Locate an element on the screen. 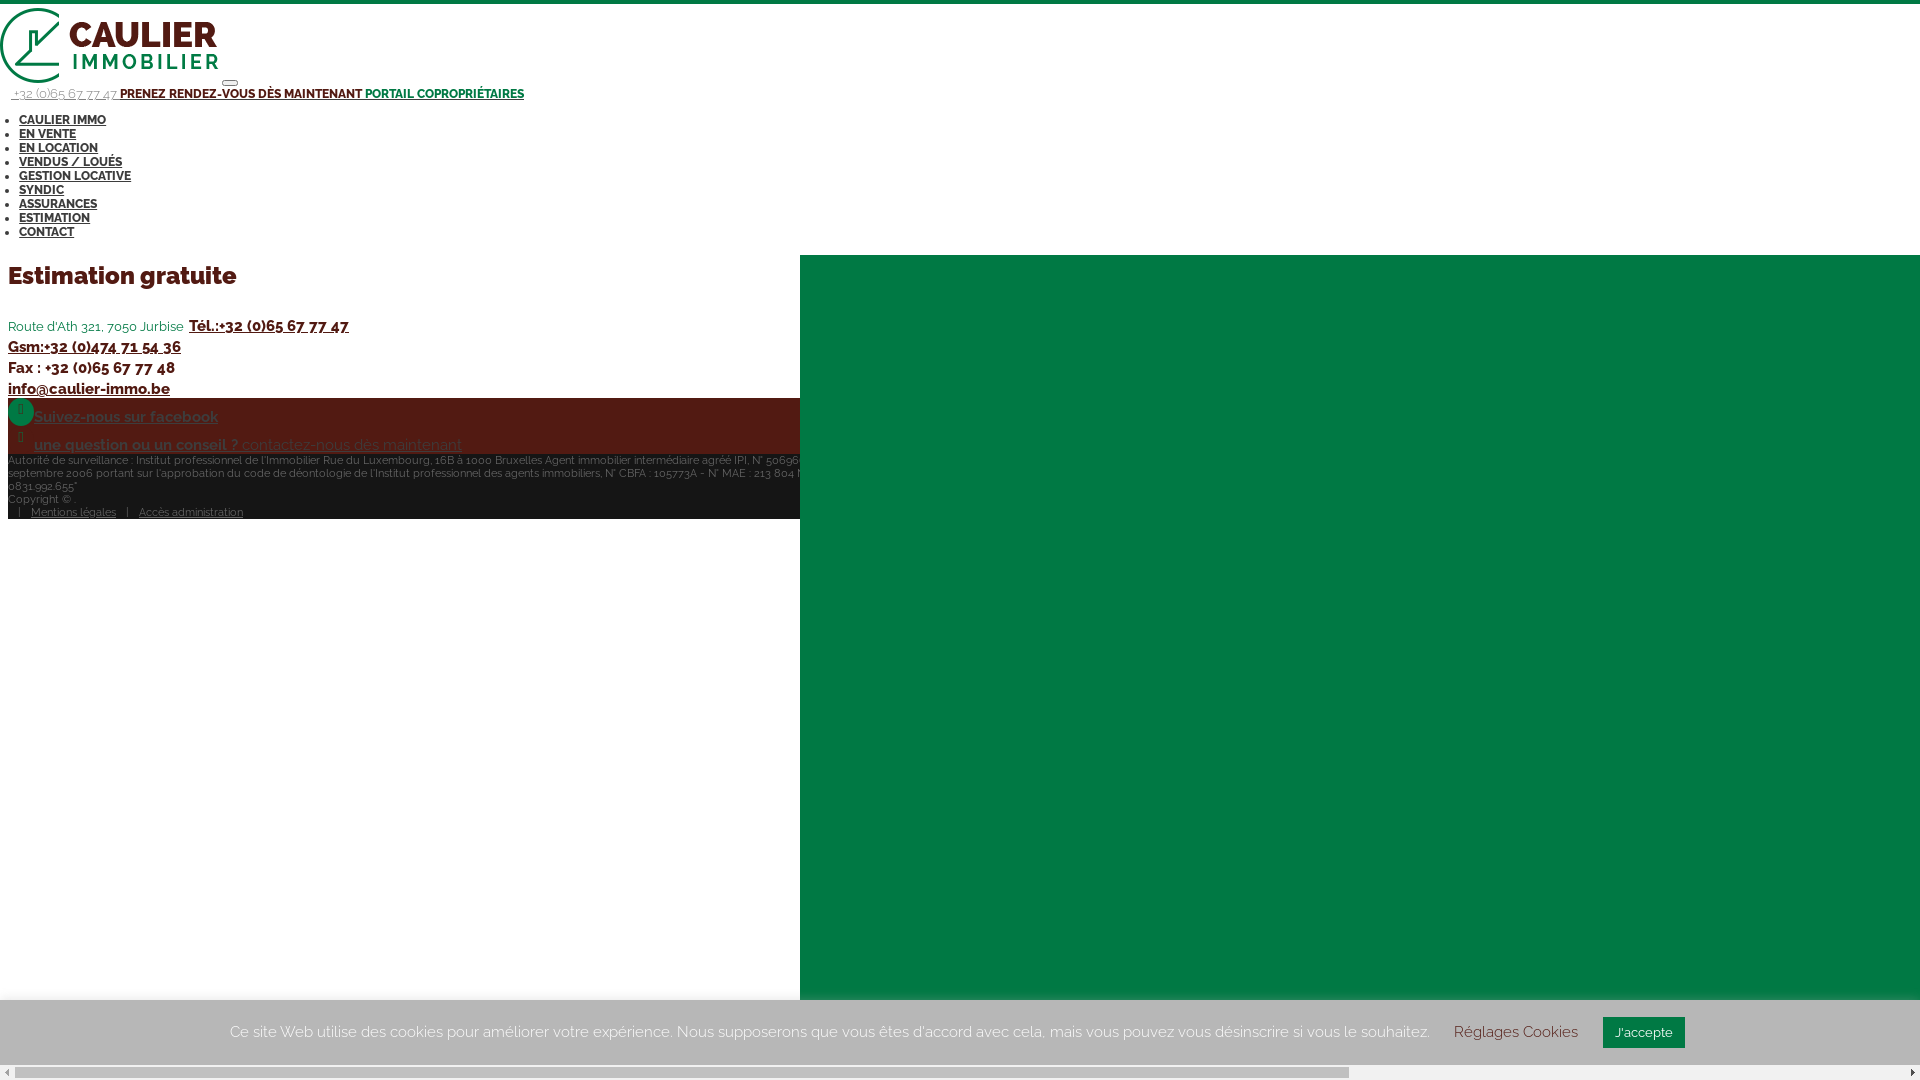  'Gsm:+32 (0)474 71 54 36' is located at coordinates (93, 346).